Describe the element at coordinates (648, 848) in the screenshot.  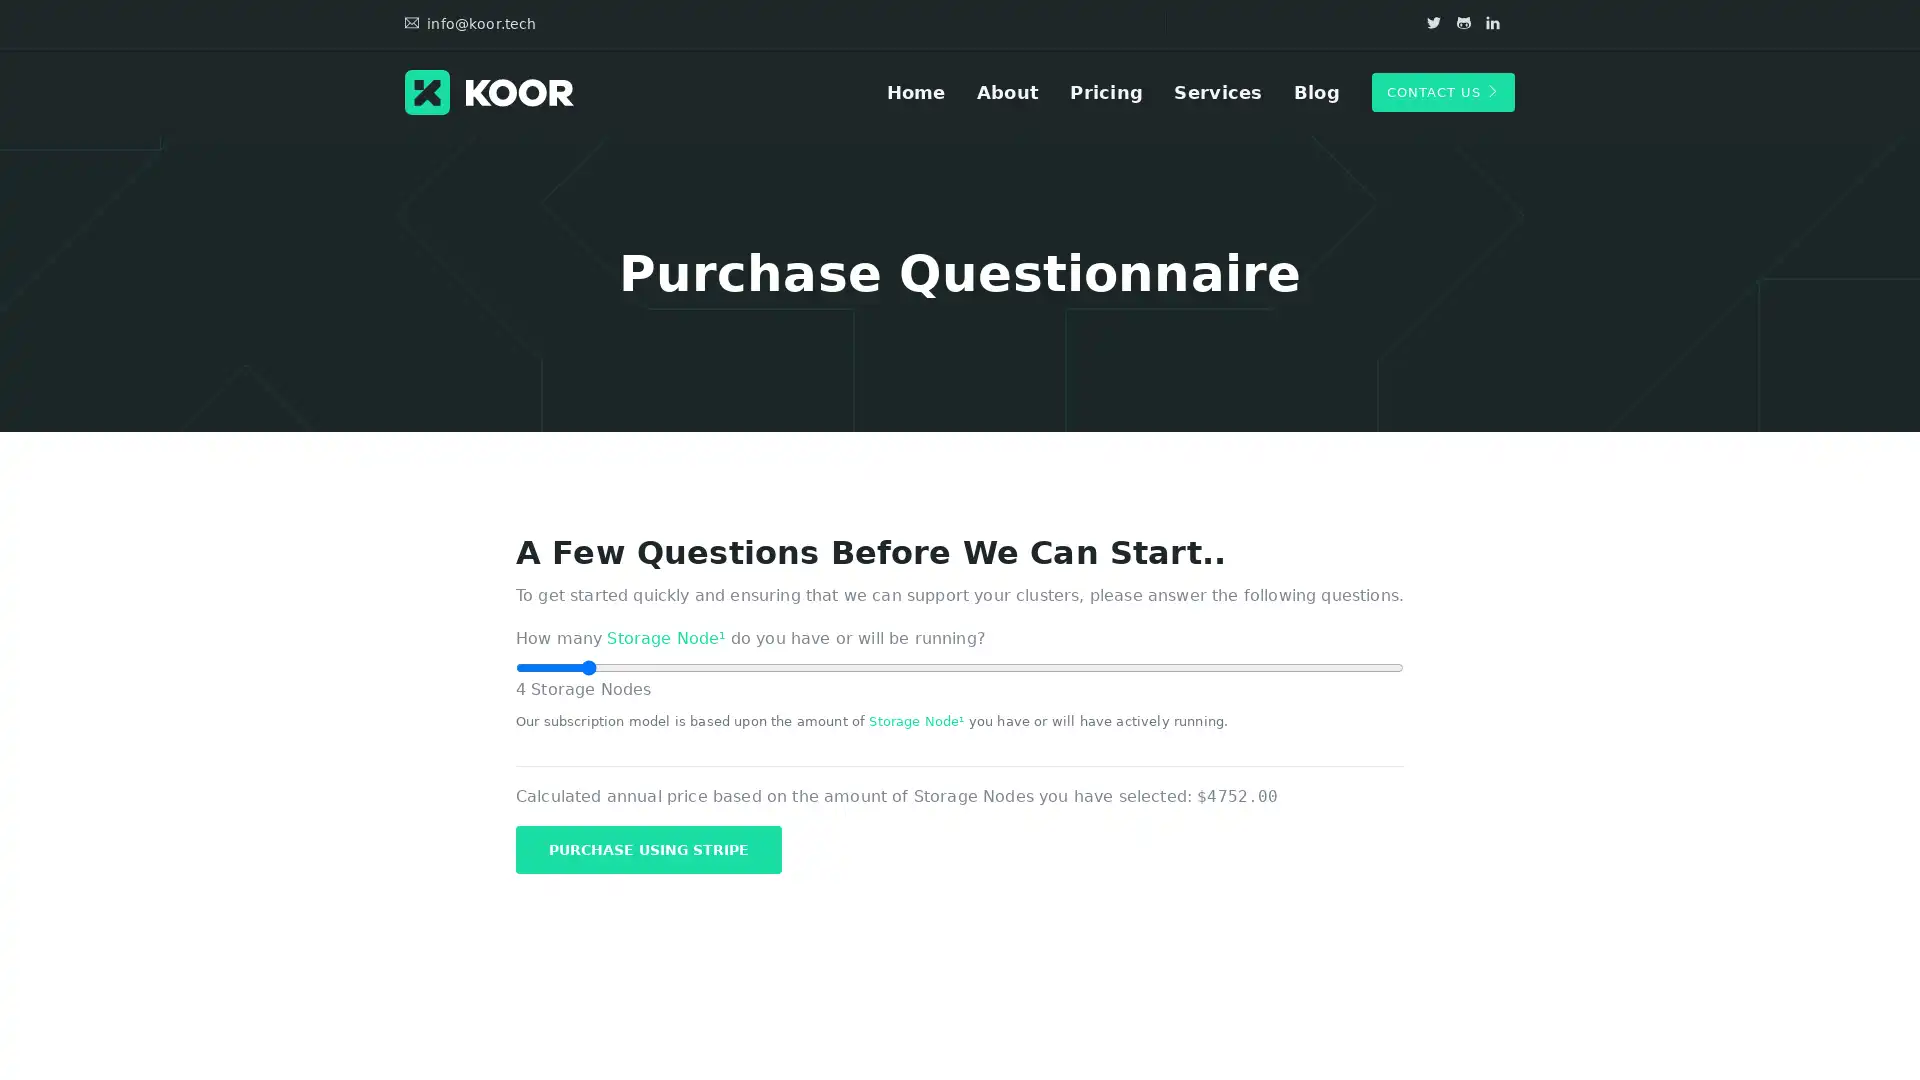
I see `PURCHASE USING STRIPE` at that location.